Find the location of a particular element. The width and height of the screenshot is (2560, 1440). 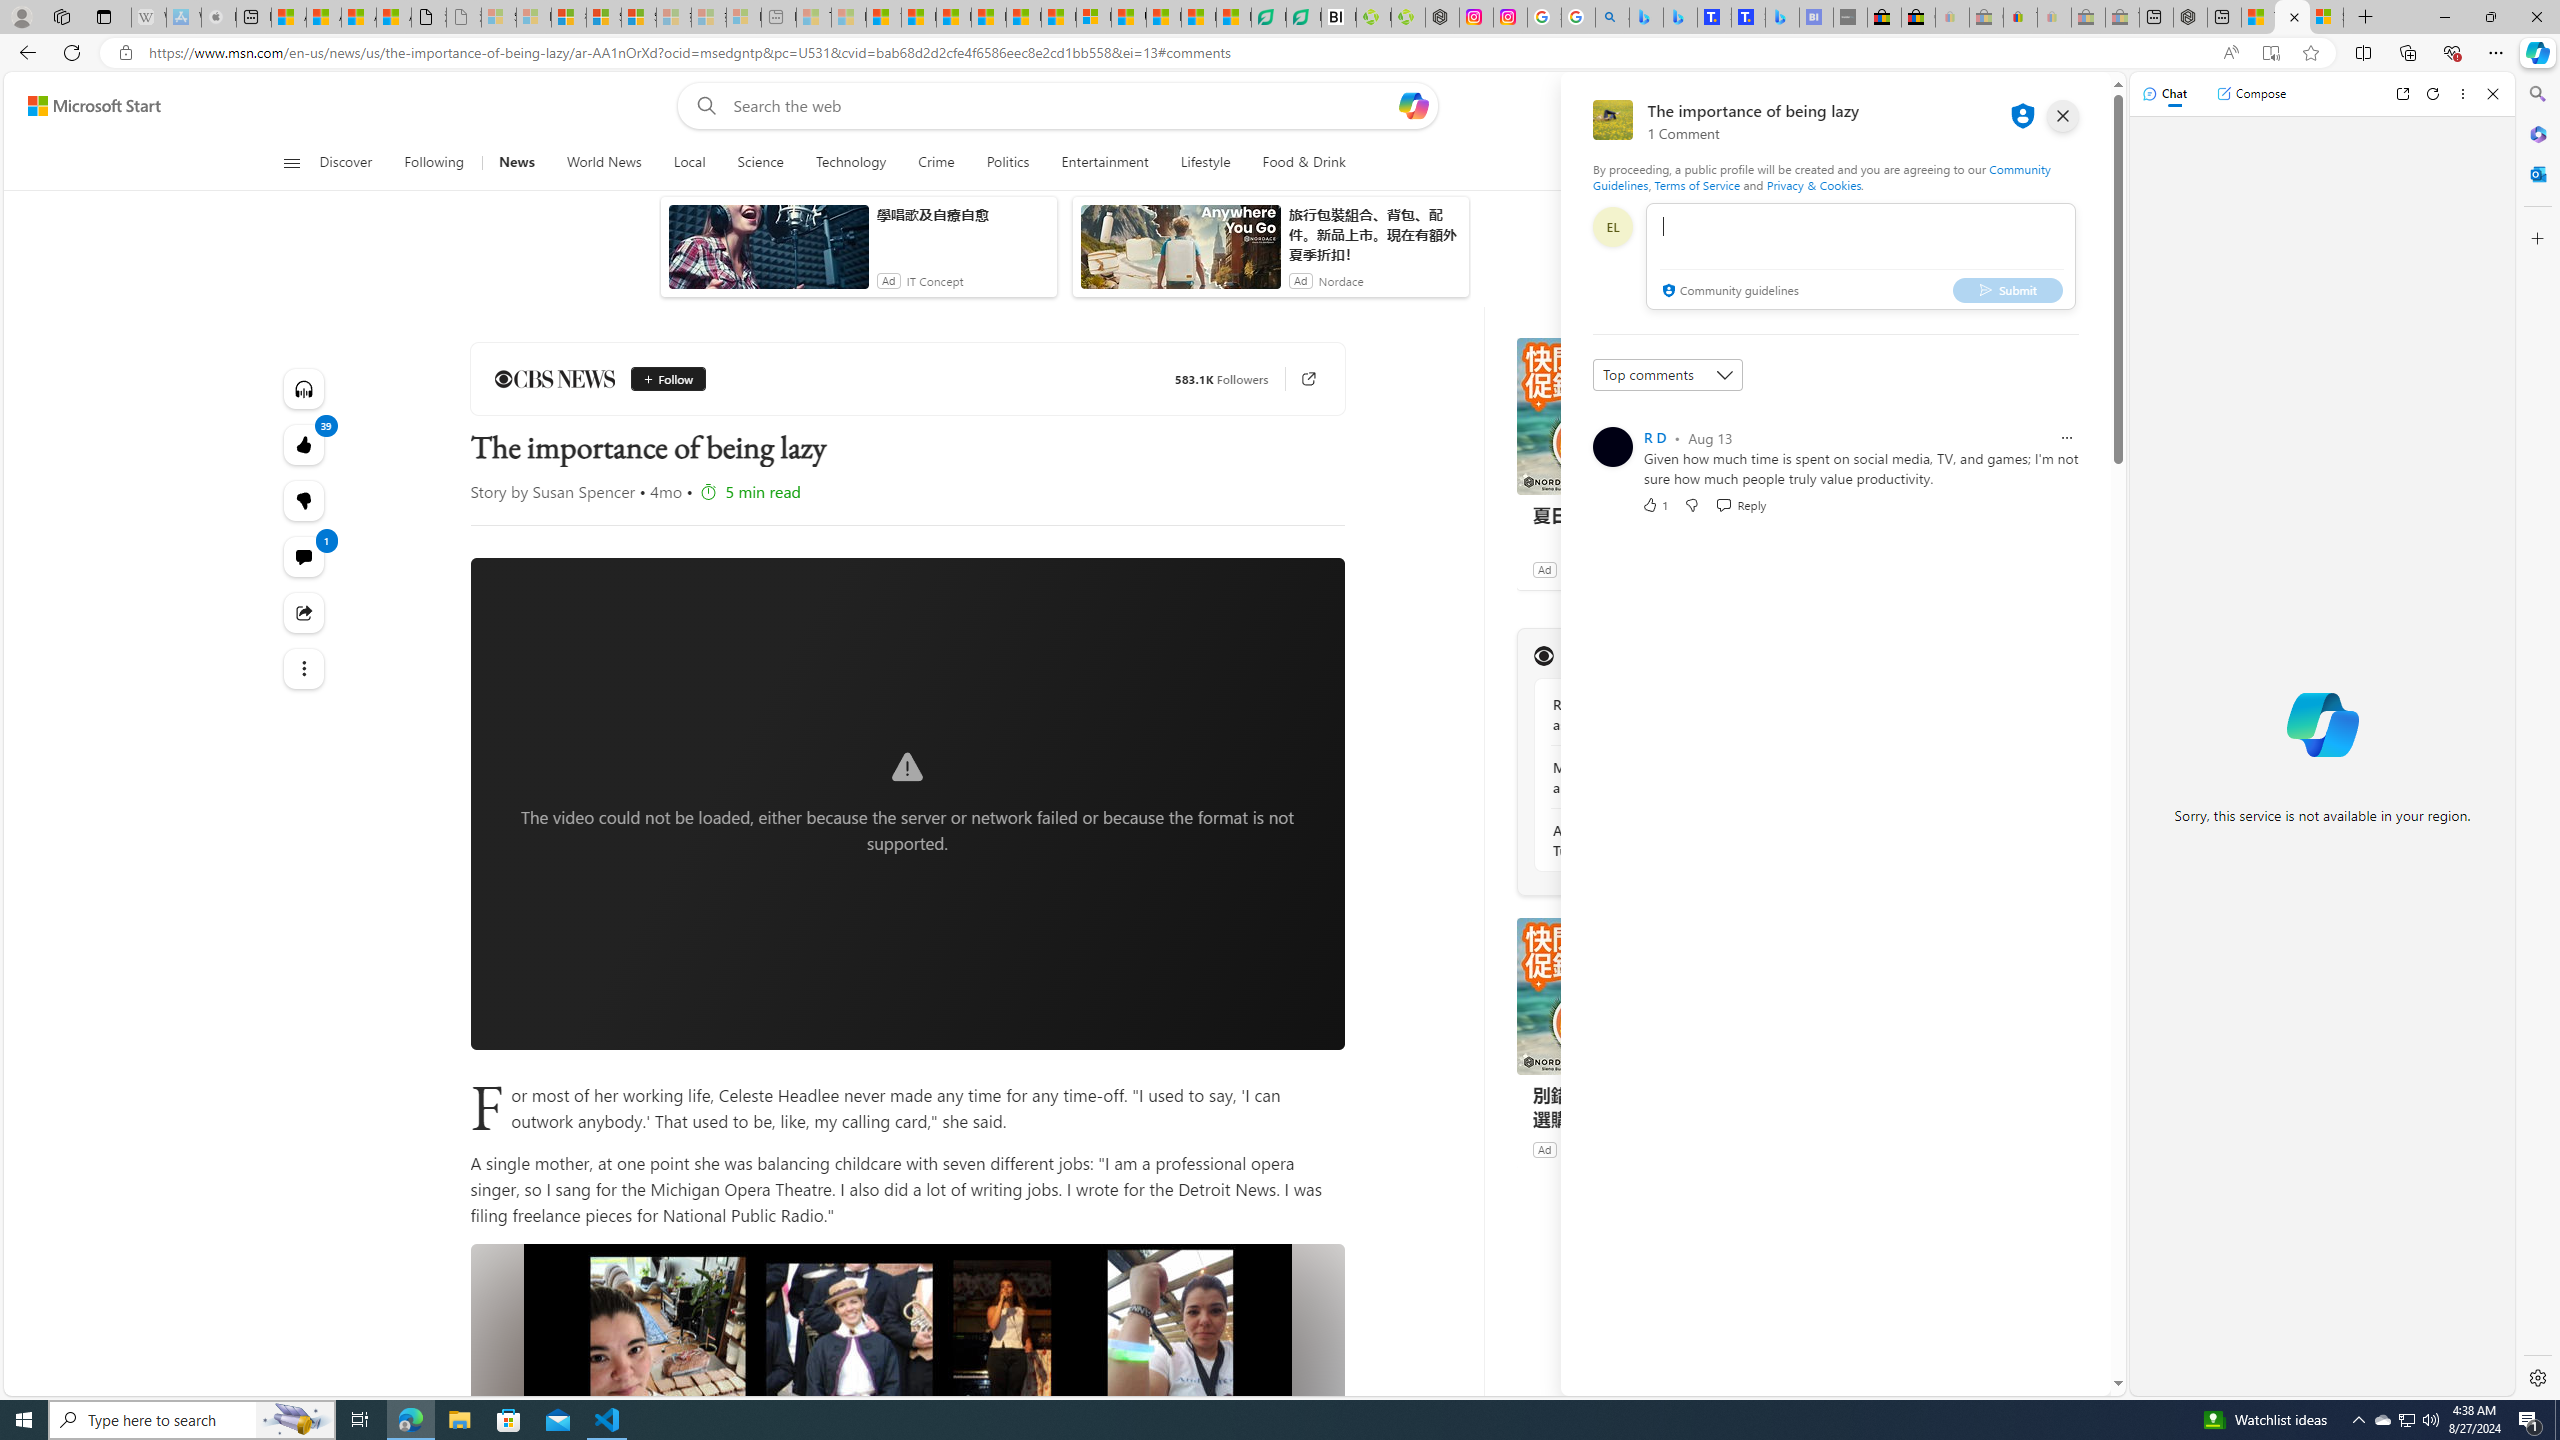

'CBS News' is located at coordinates (554, 379).